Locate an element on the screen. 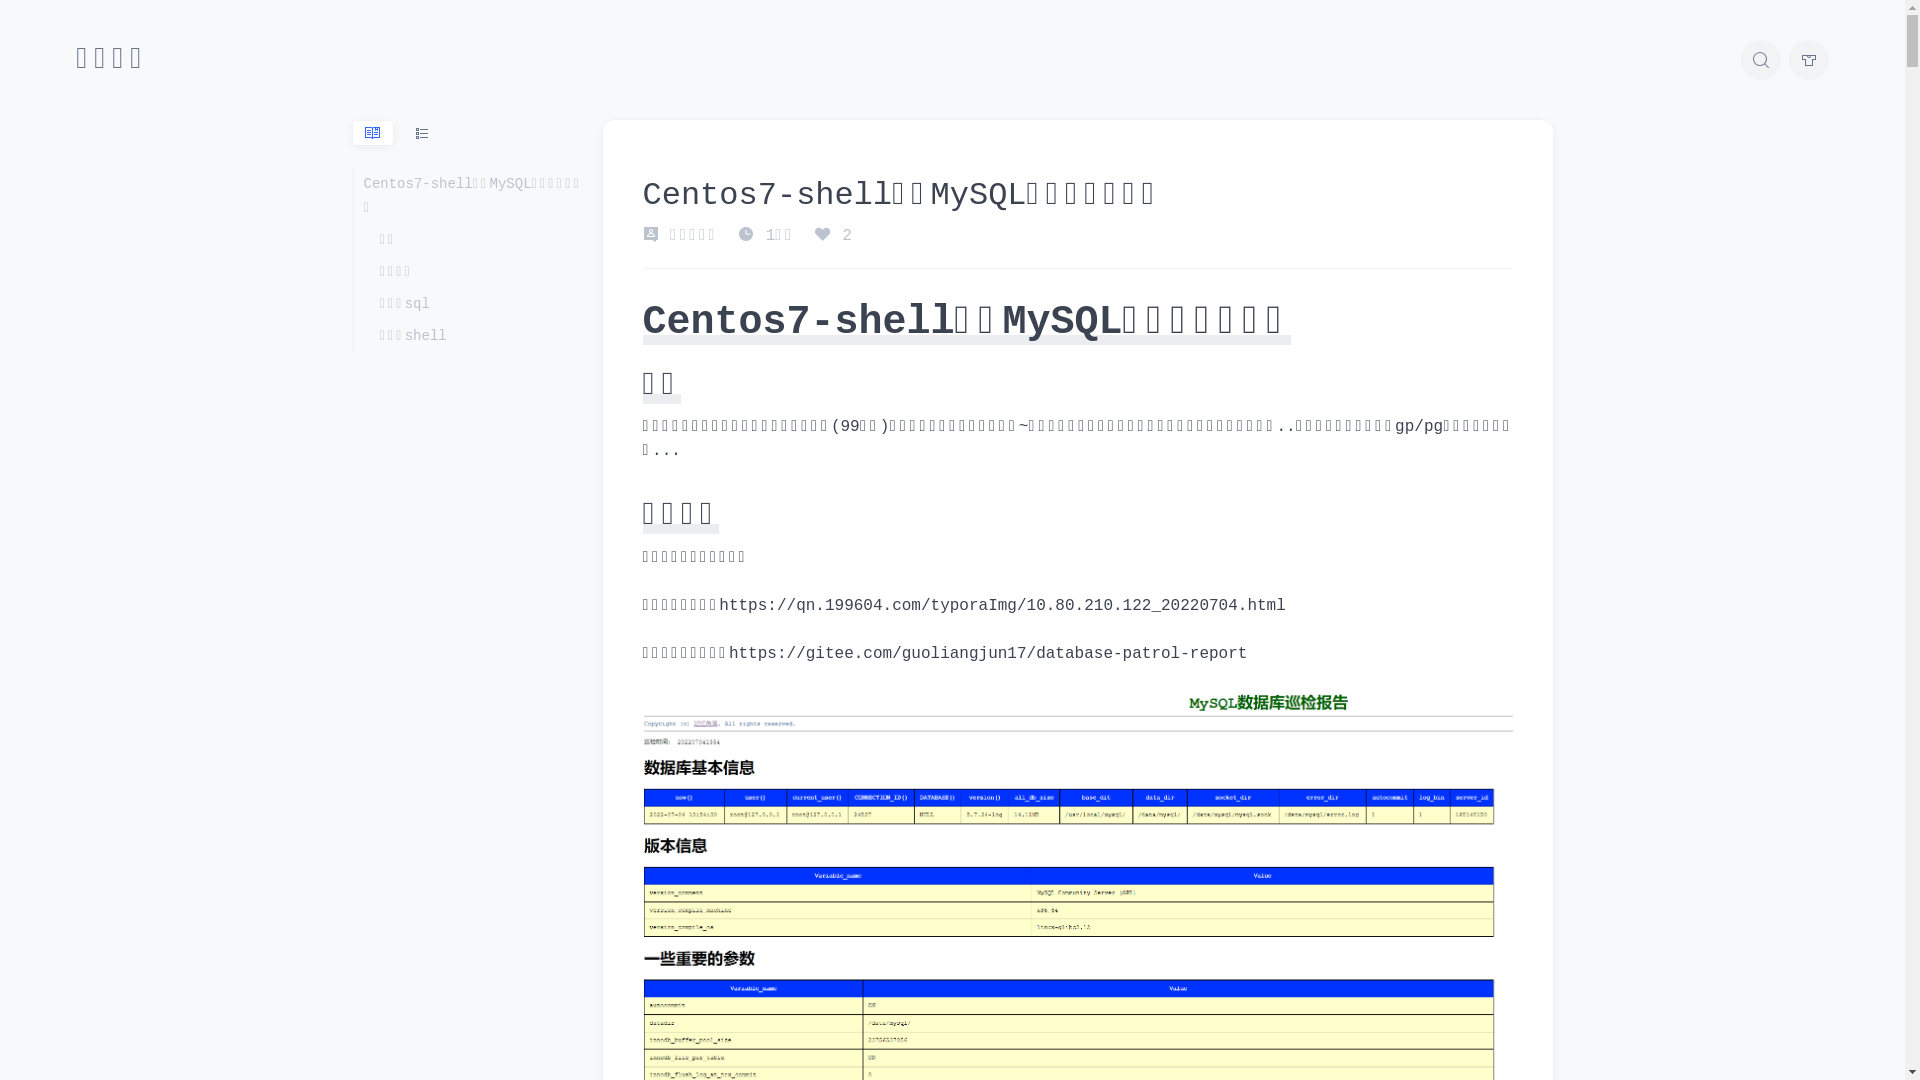 This screenshot has height=1080, width=1920. '2' is located at coordinates (833, 234).